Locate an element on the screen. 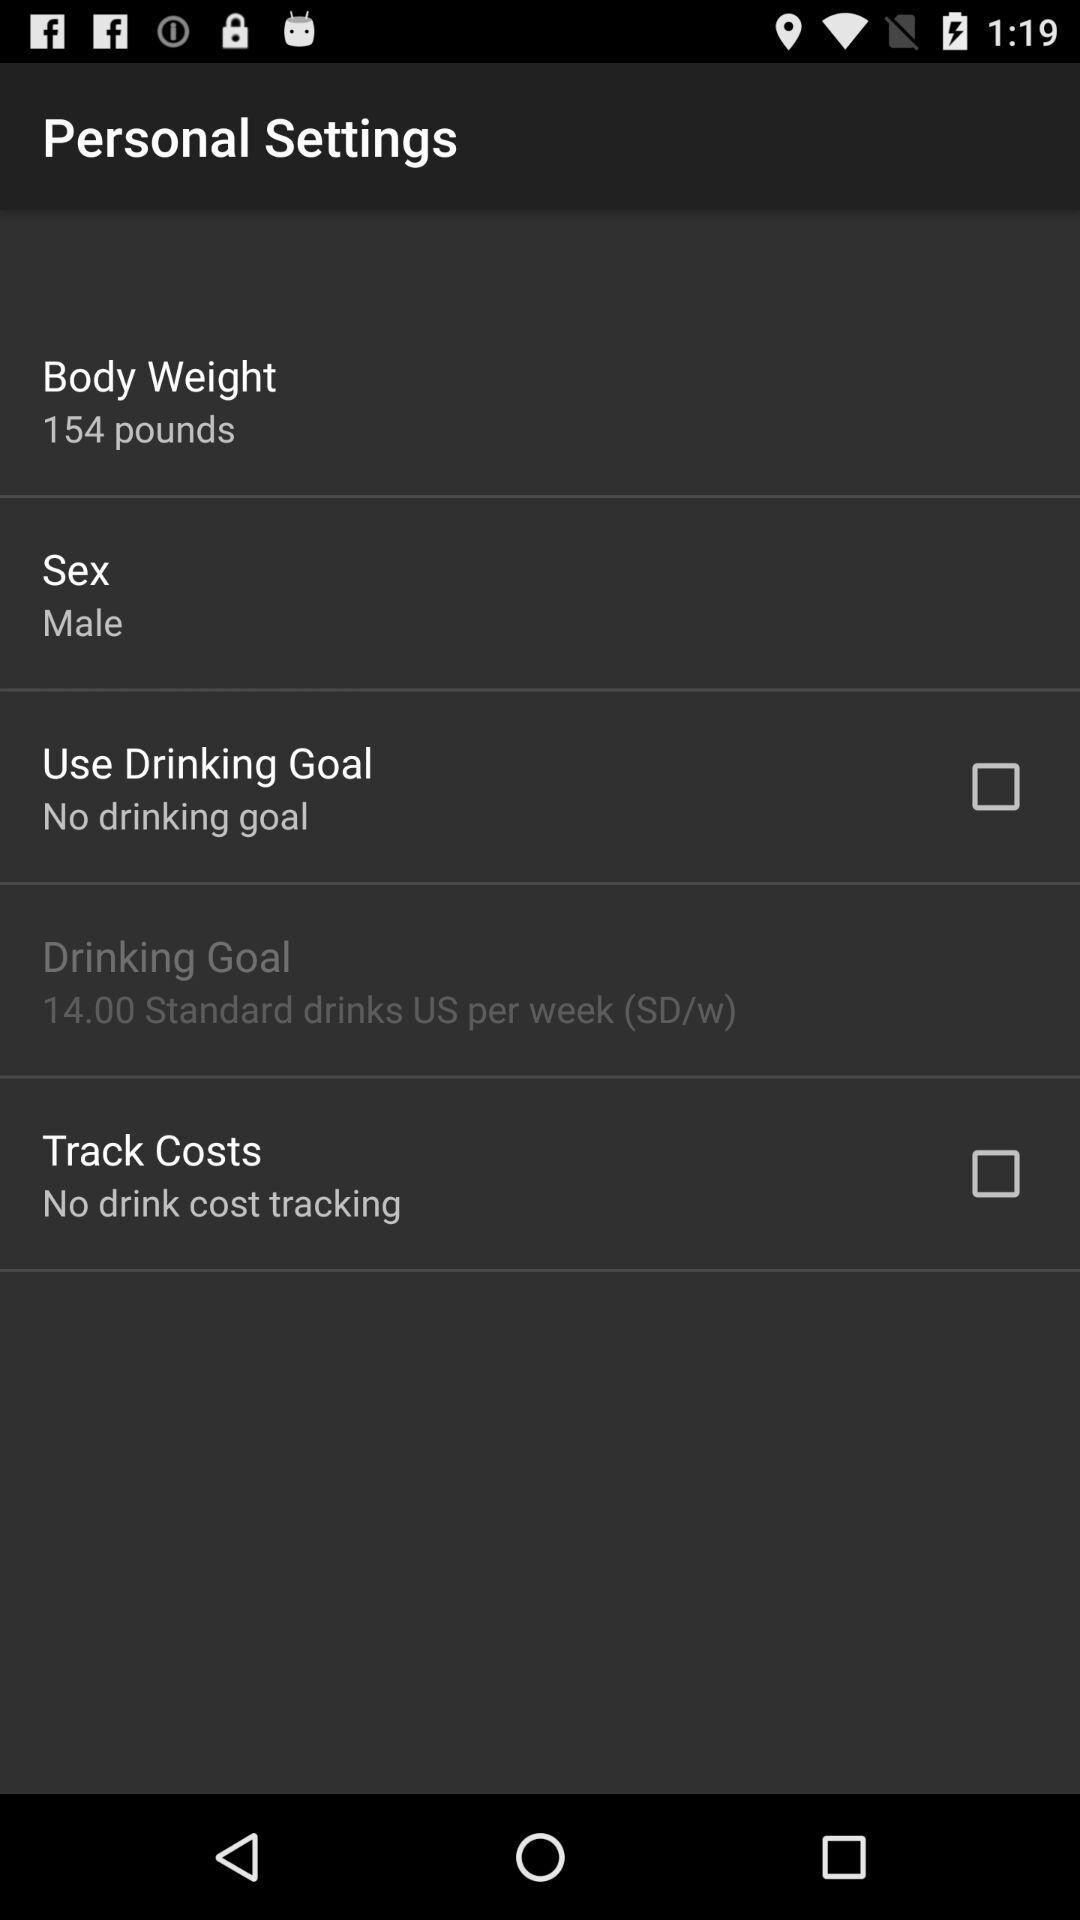 Image resolution: width=1080 pixels, height=1920 pixels. the app above the male is located at coordinates (75, 567).